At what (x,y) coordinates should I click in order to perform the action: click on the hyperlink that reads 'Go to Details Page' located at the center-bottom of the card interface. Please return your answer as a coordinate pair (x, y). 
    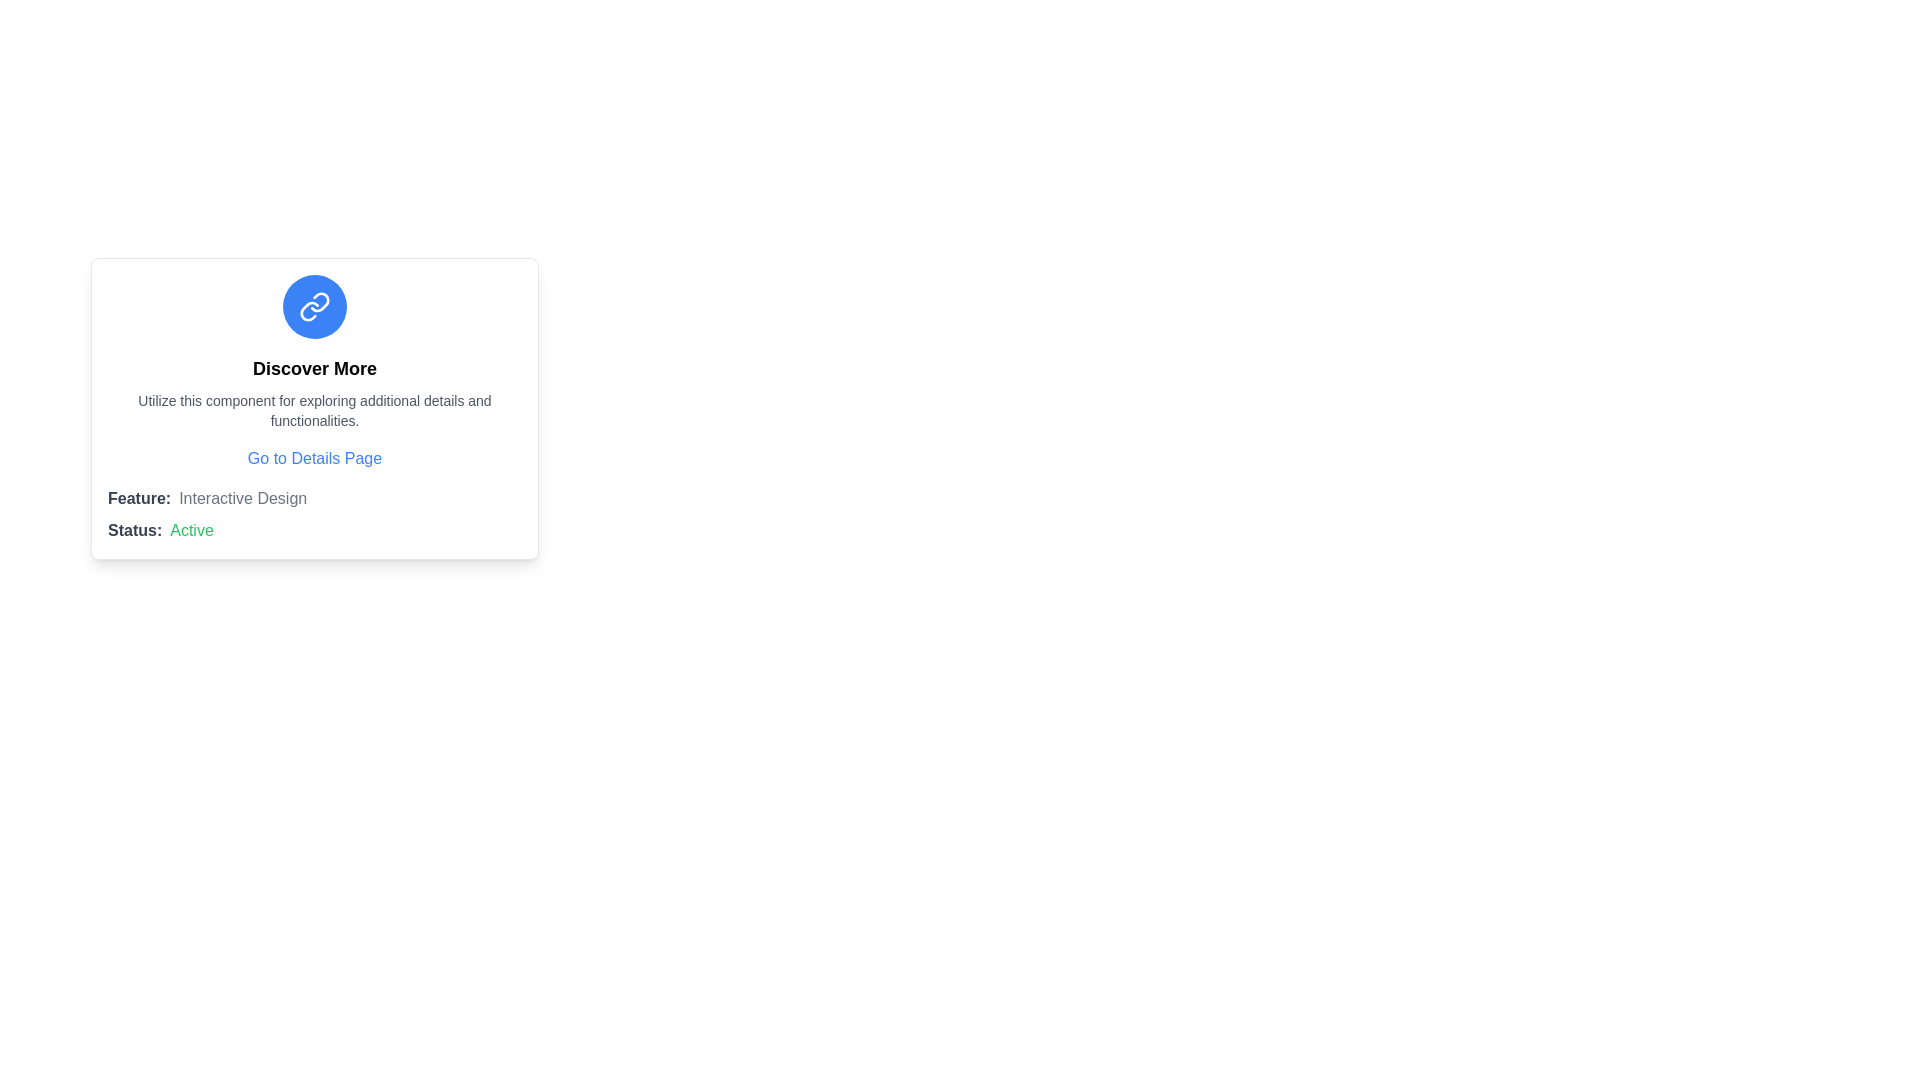
    Looking at the image, I should click on (314, 459).